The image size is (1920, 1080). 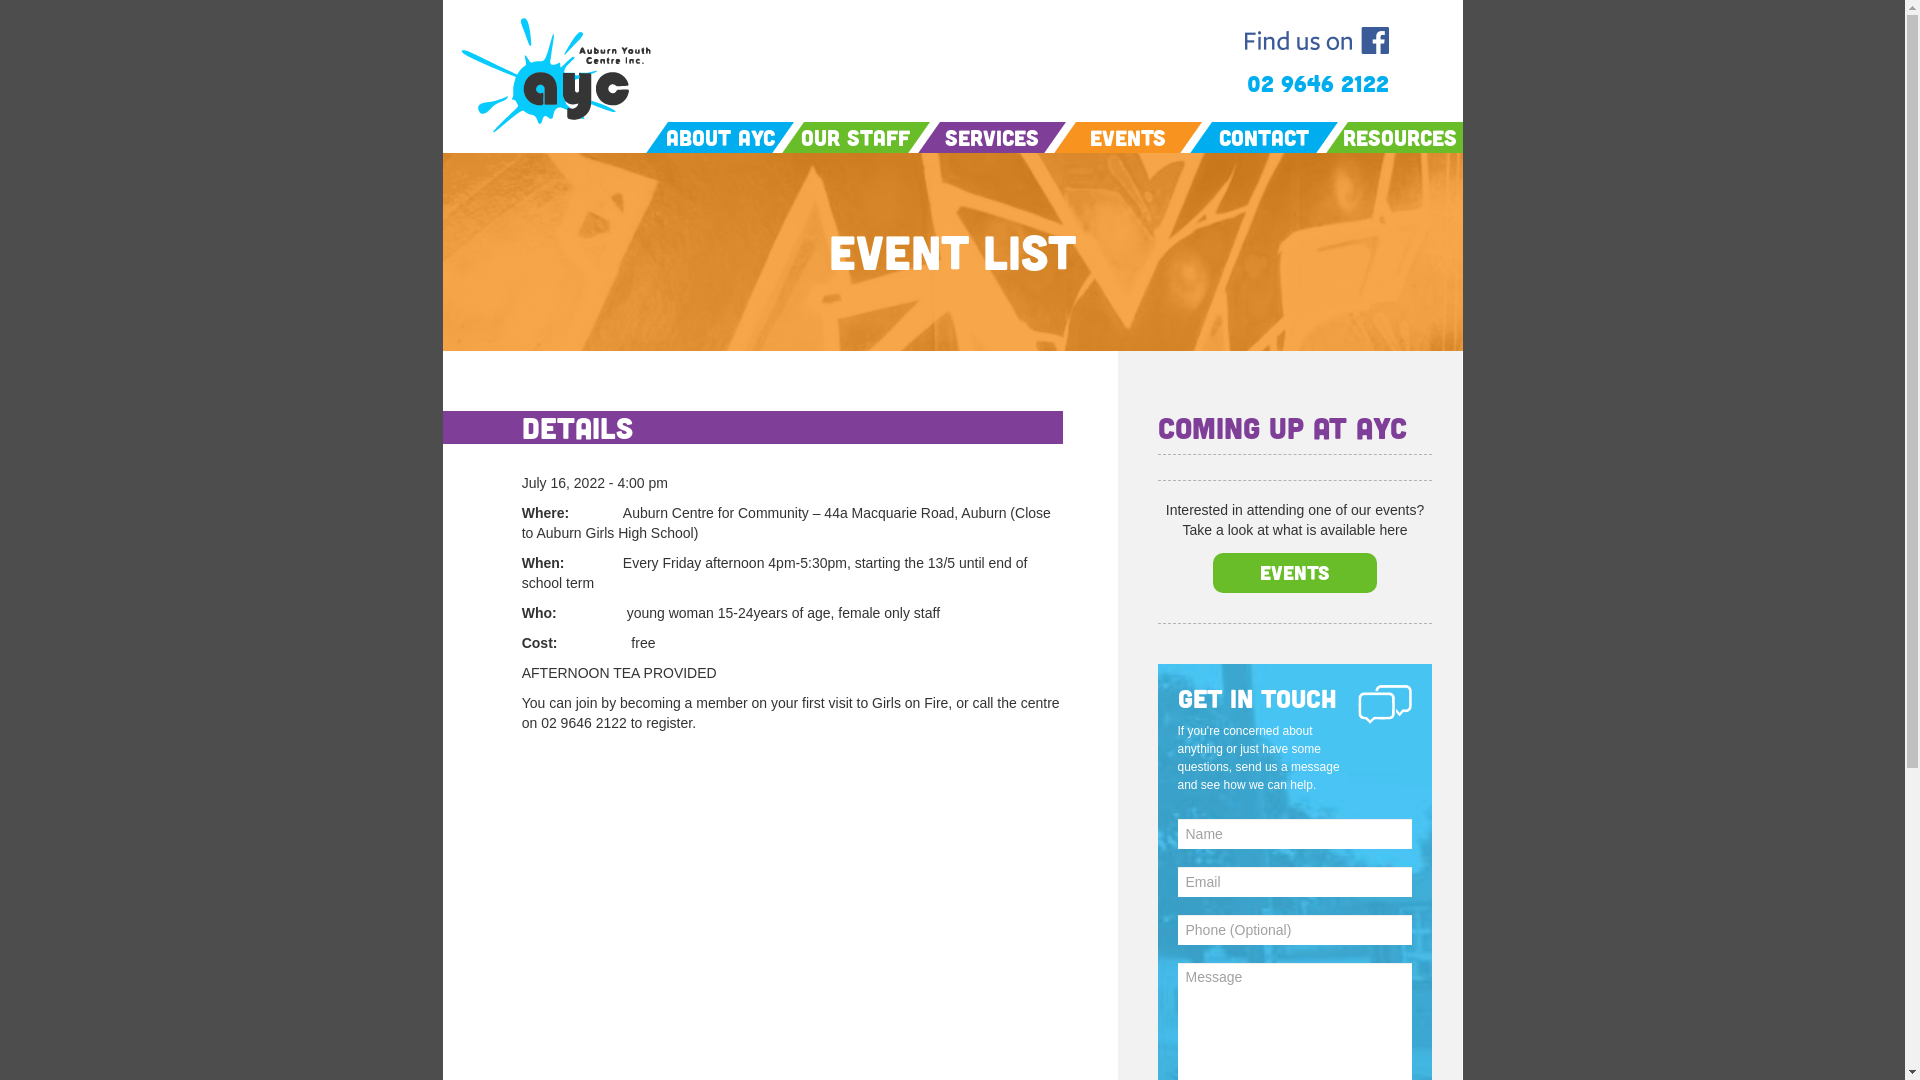 What do you see at coordinates (1262, 136) in the screenshot?
I see `'Contact'` at bounding box center [1262, 136].